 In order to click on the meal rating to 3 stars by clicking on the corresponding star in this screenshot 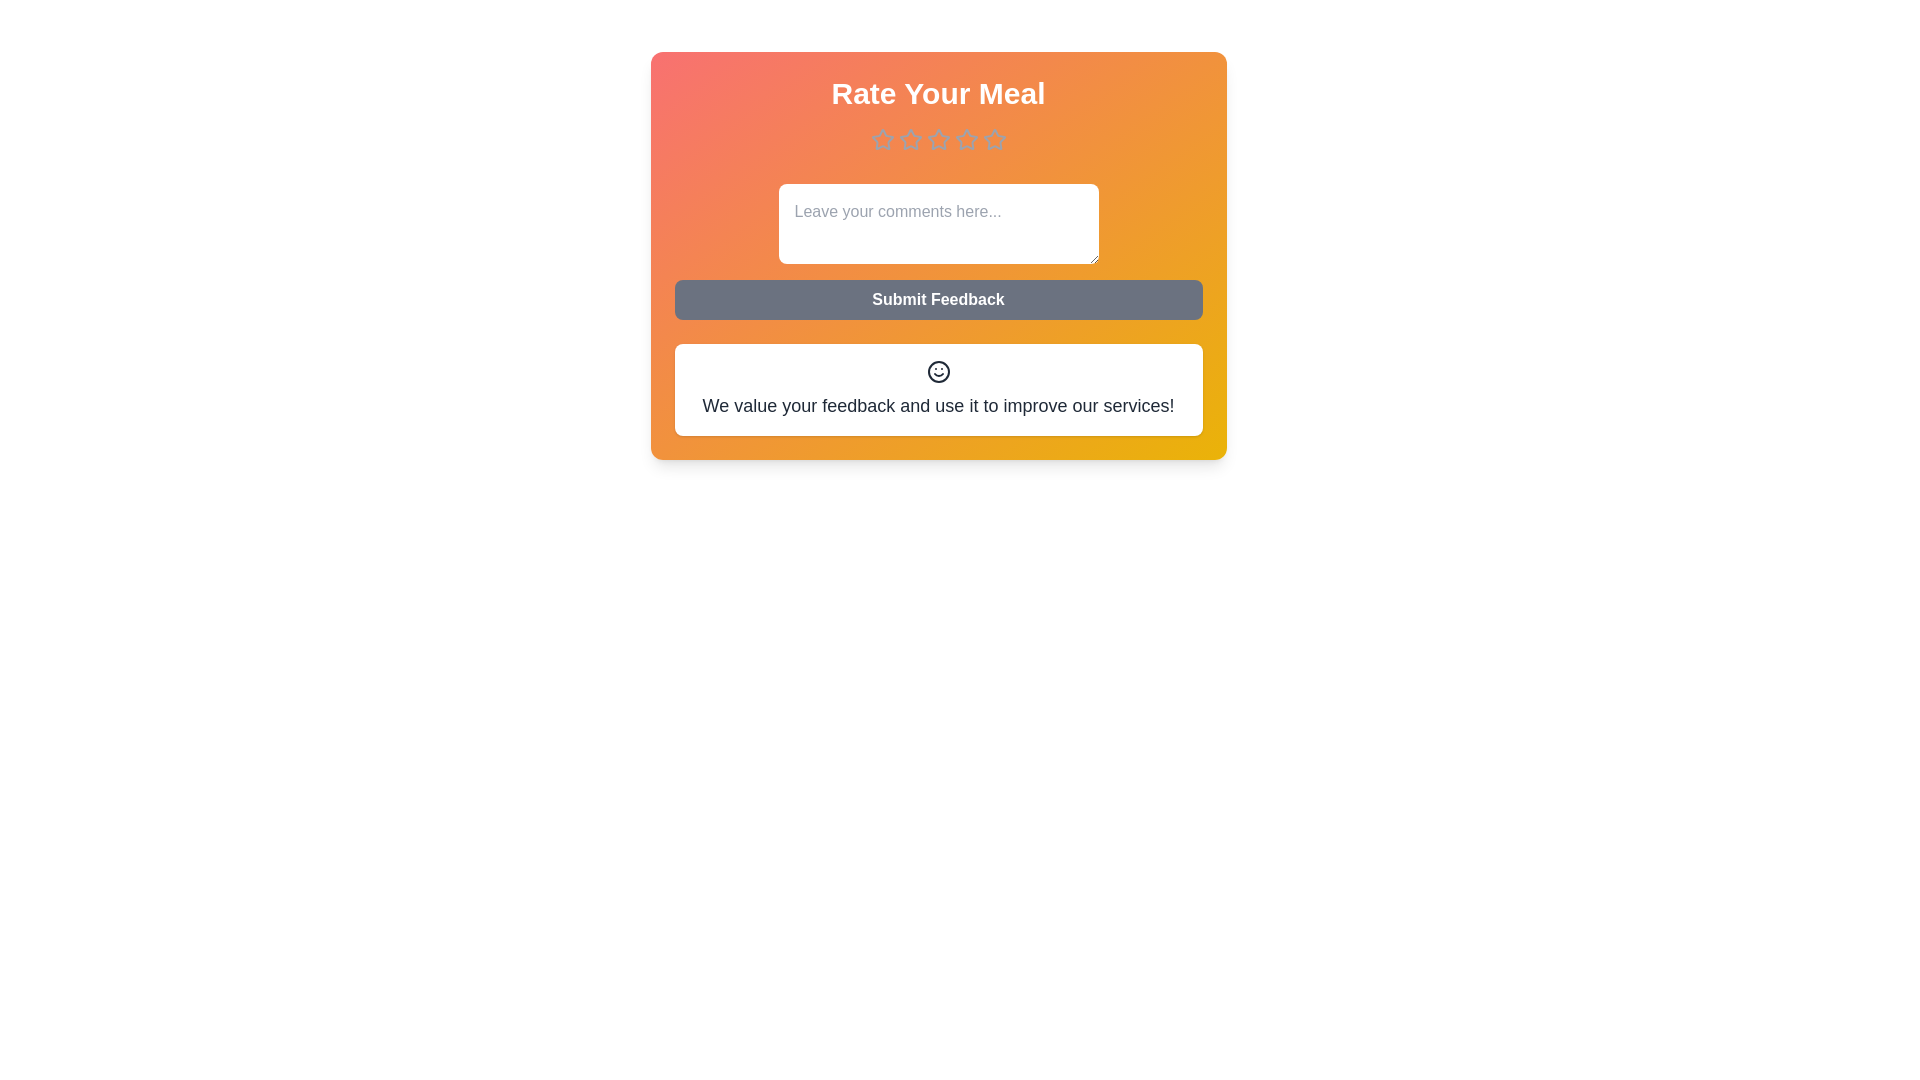, I will do `click(937, 138)`.